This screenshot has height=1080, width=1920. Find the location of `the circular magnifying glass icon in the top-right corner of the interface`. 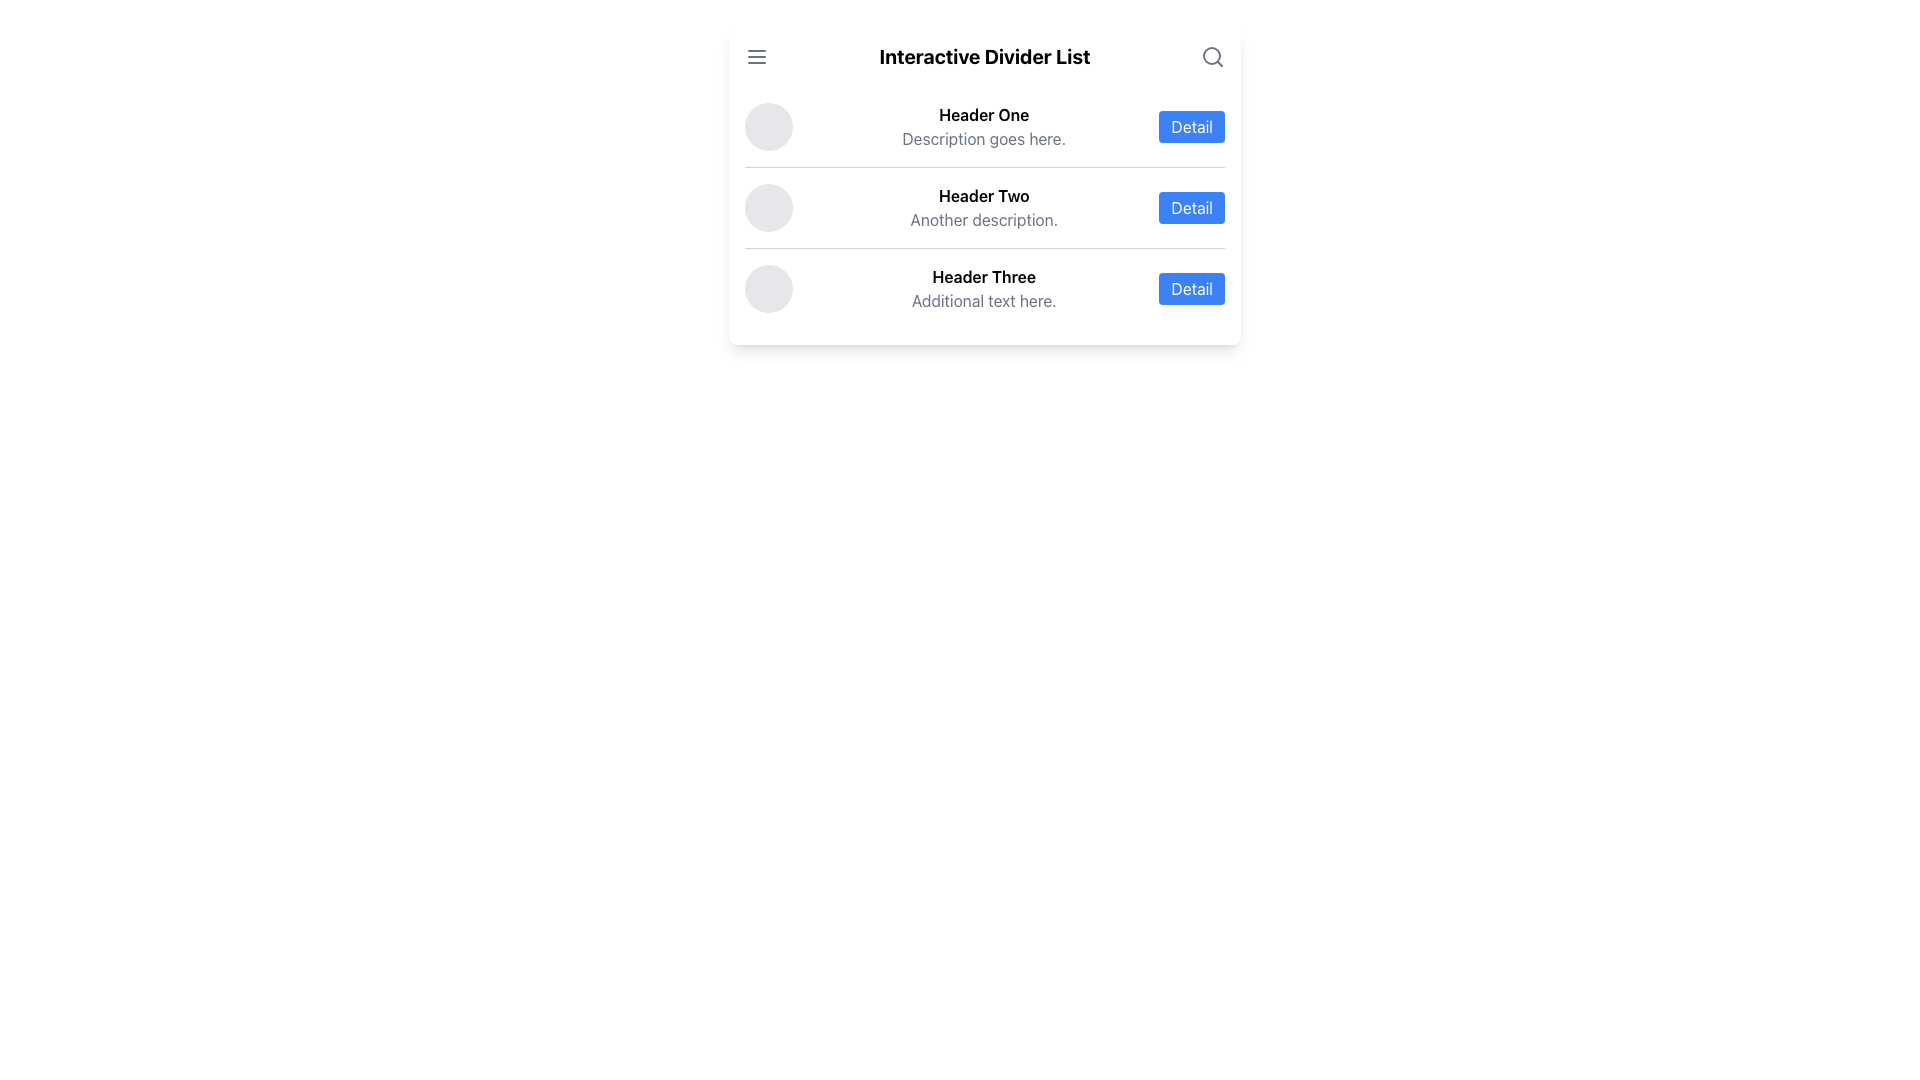

the circular magnifying glass icon in the top-right corner of the interface is located at coordinates (1210, 55).